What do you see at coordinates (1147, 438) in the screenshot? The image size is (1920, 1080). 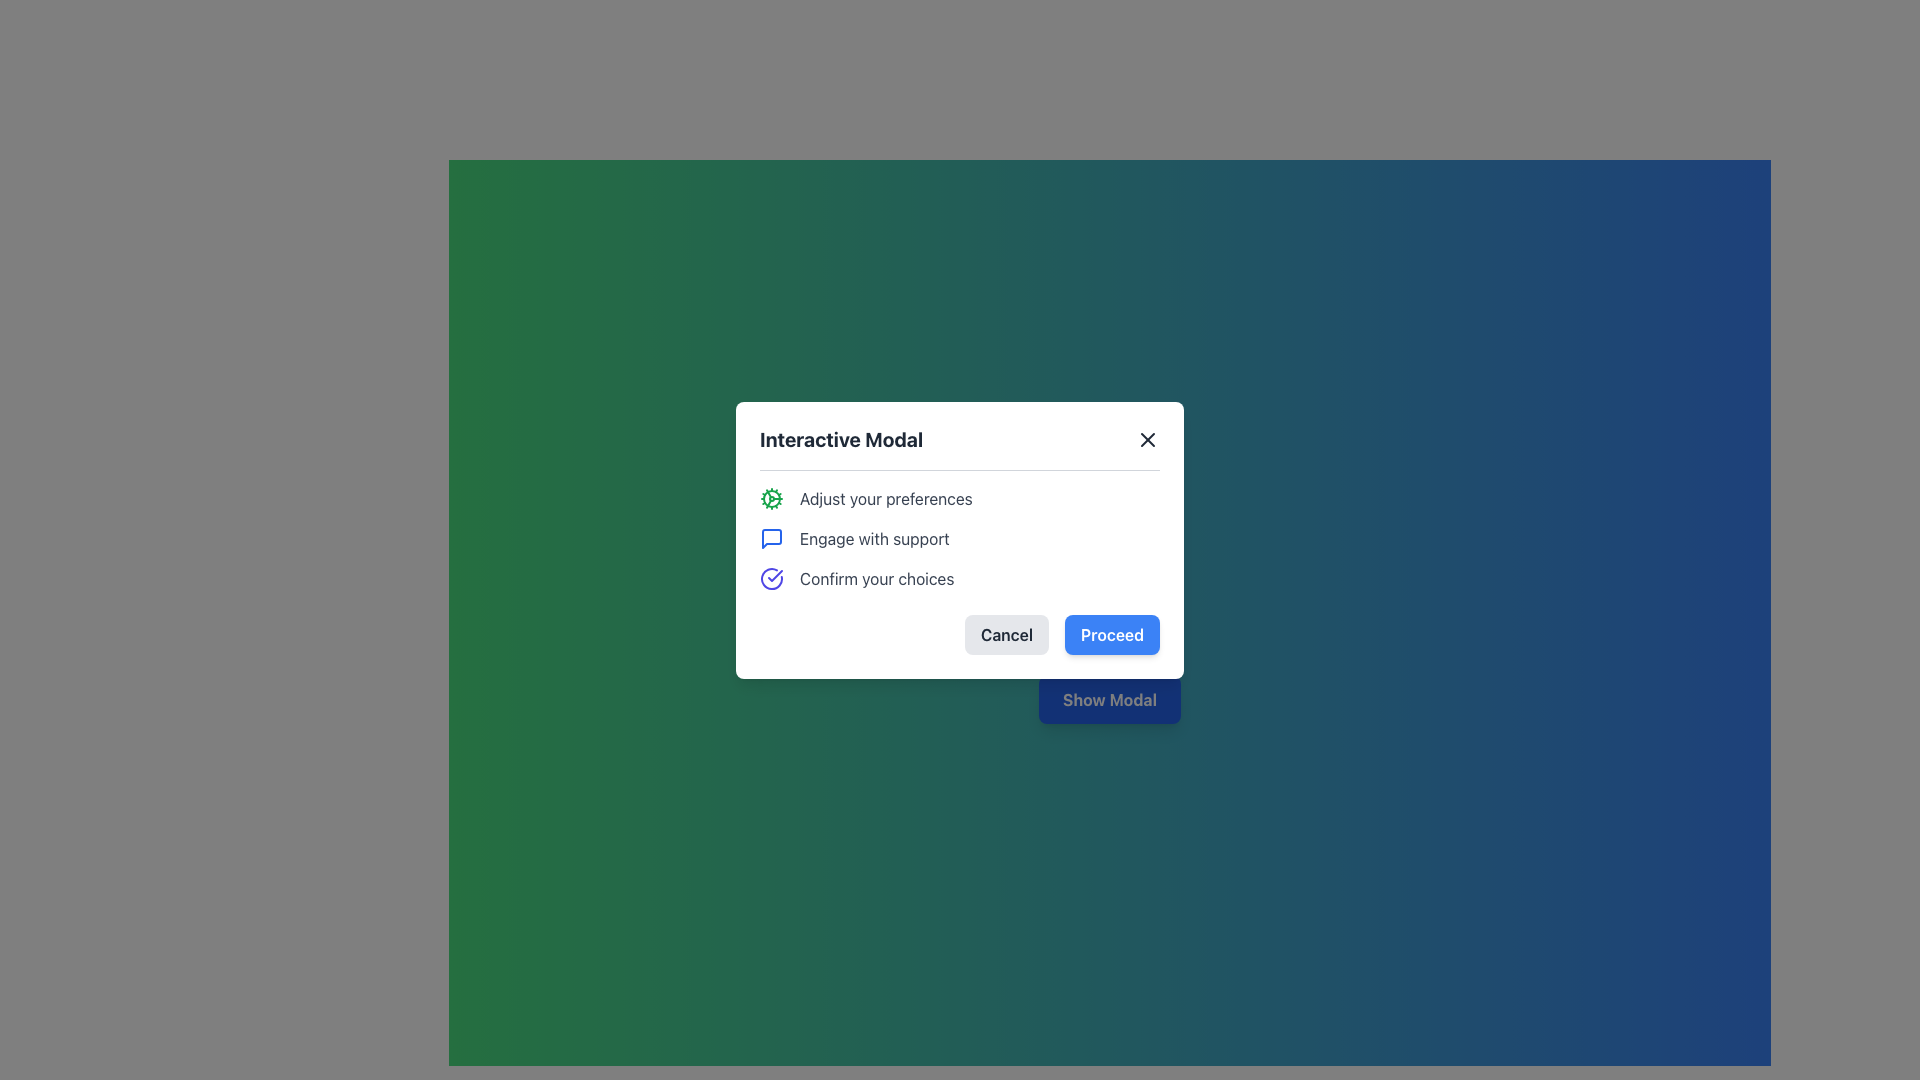 I see `the black cross-shaped close button located in the top-right corner of the modal header next to the title 'Interactive Modal'` at bounding box center [1147, 438].